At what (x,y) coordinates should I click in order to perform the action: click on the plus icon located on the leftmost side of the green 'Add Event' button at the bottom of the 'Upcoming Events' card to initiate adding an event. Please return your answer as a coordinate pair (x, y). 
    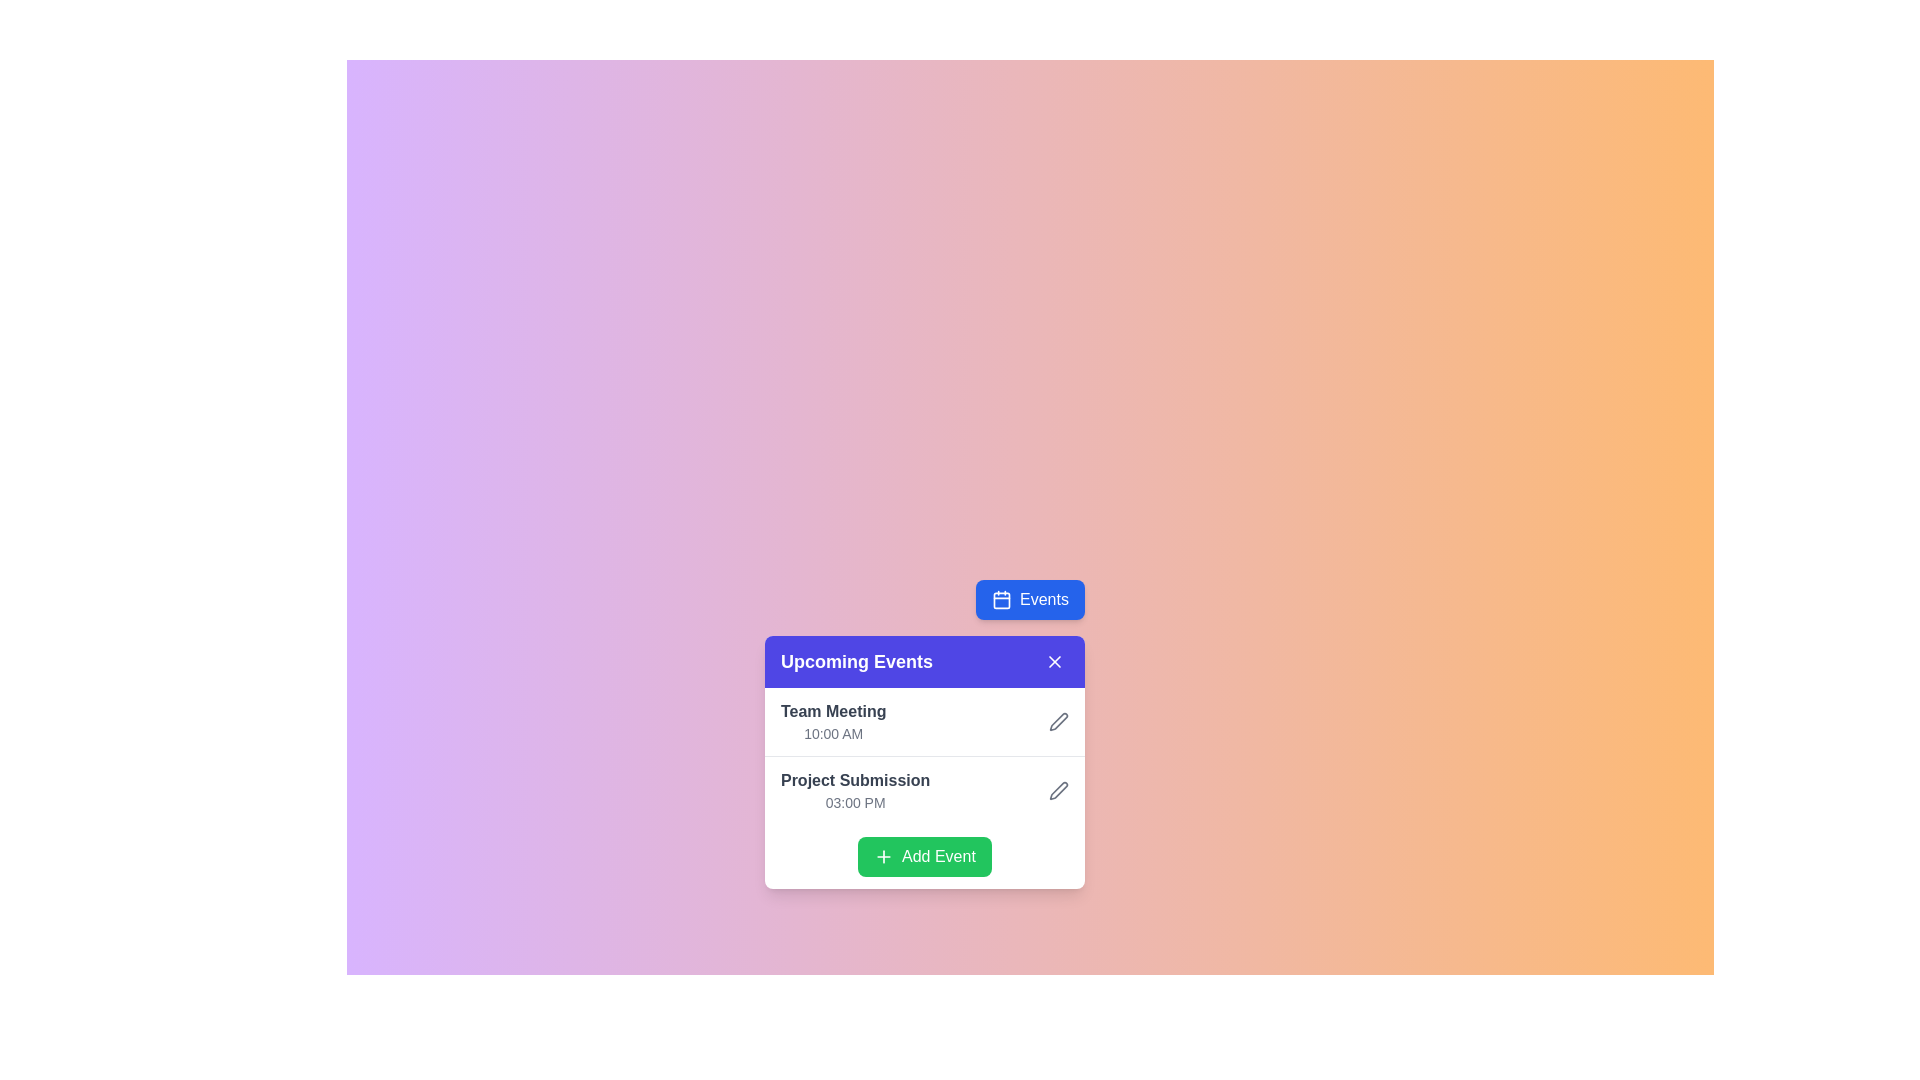
    Looking at the image, I should click on (882, 855).